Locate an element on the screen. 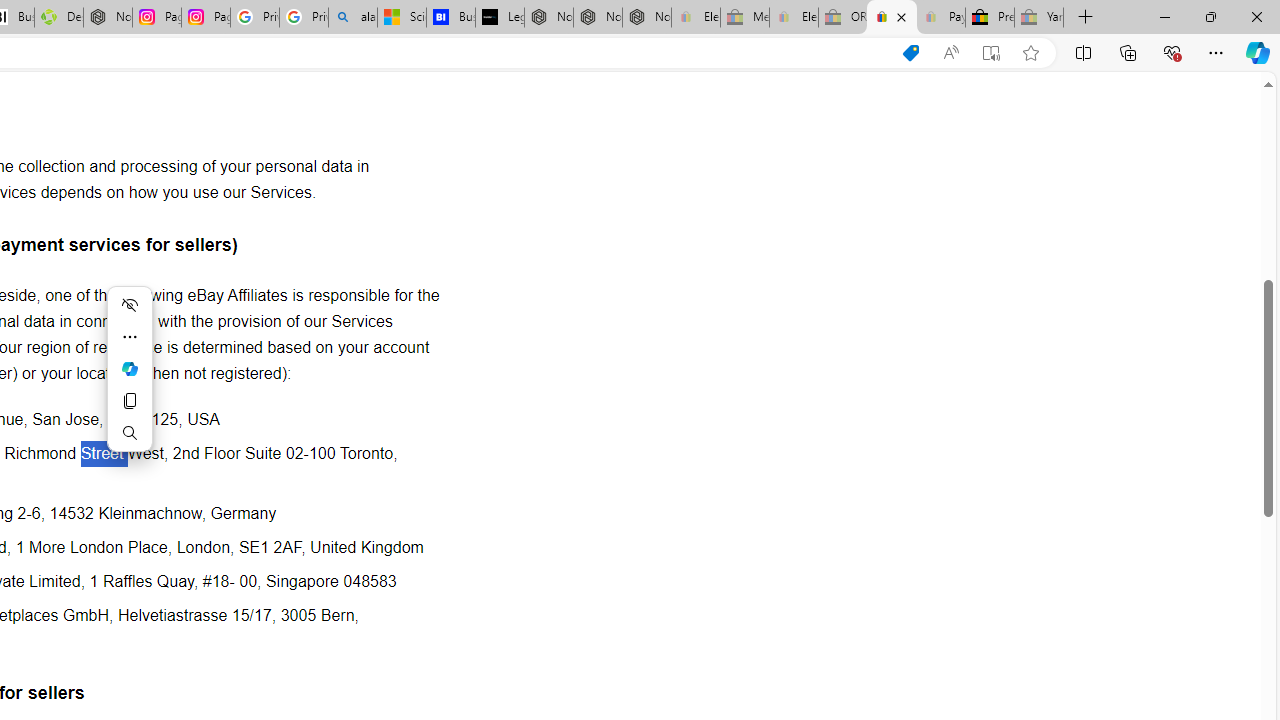  'Mini menu on text selection' is located at coordinates (128, 368).